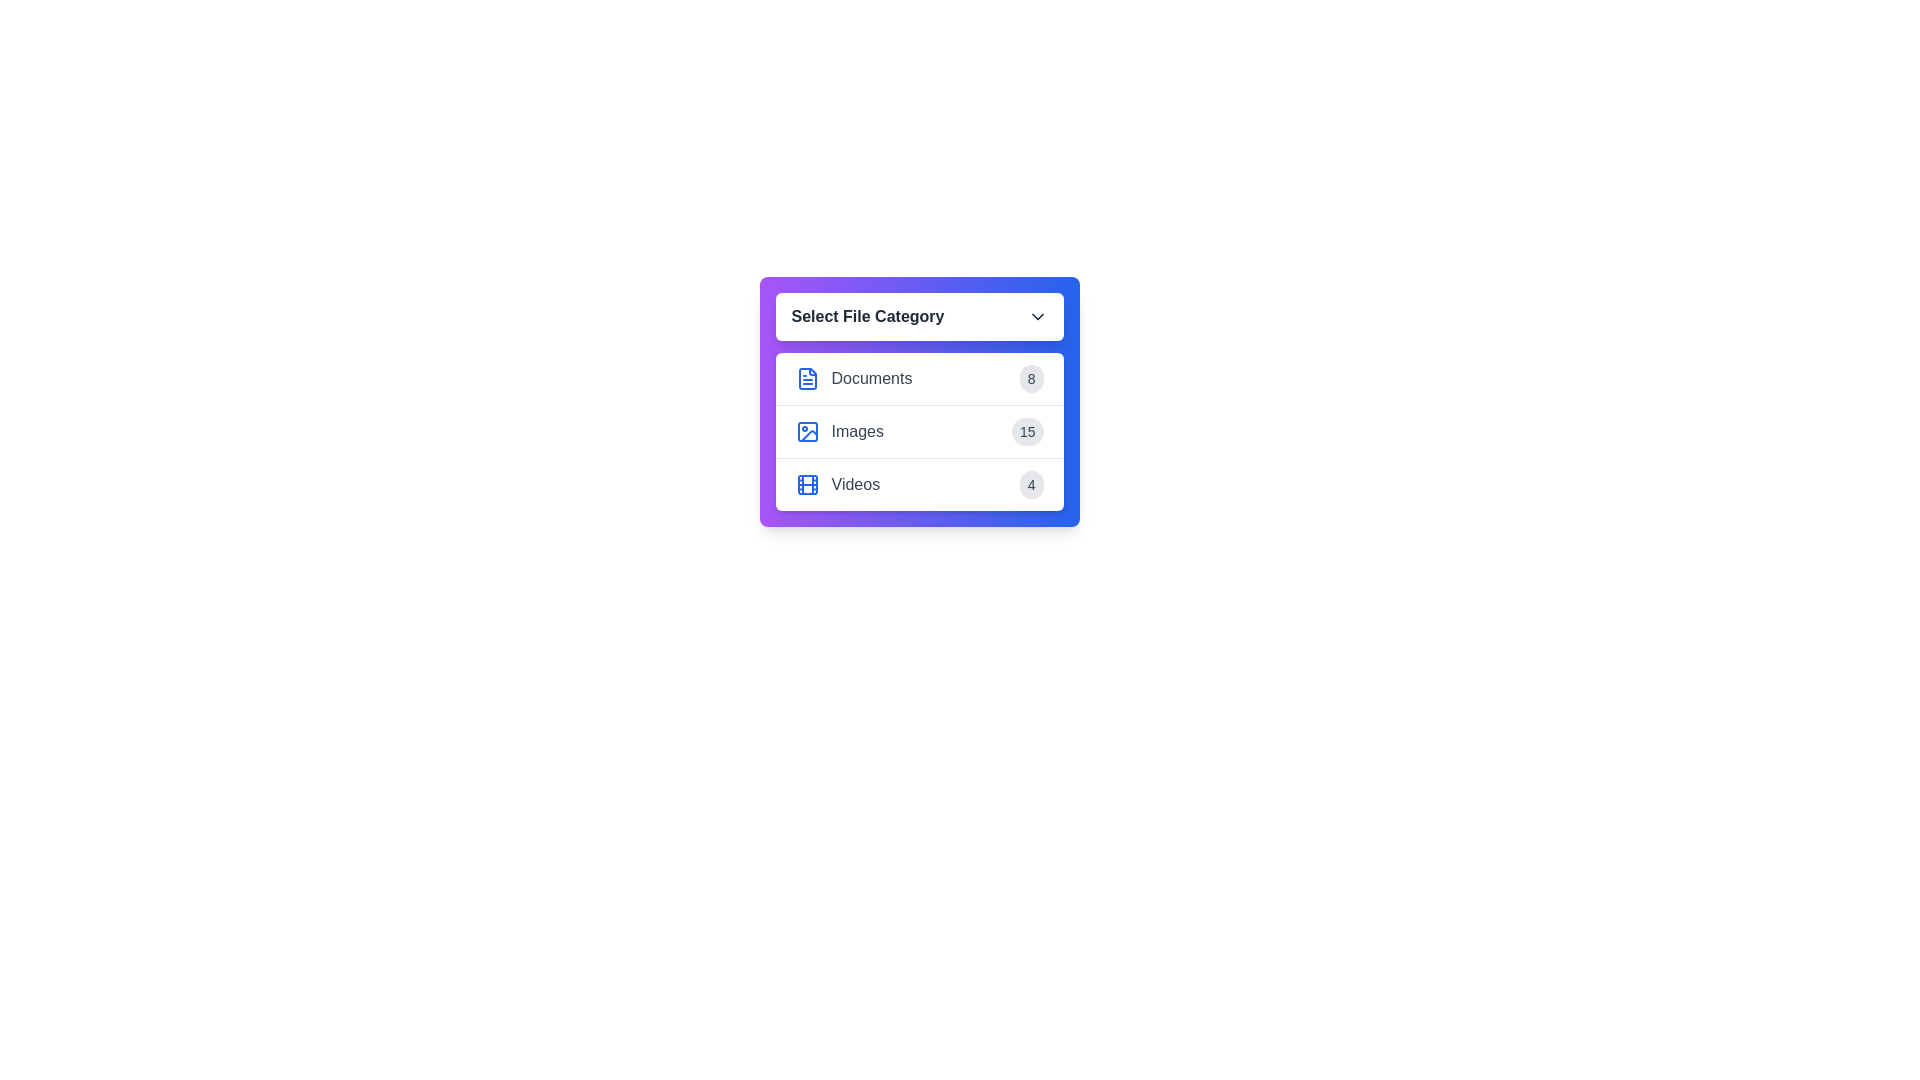 The width and height of the screenshot is (1920, 1080). What do you see at coordinates (918, 484) in the screenshot?
I see `the third selectable list item labeled 'Videos' with a counter '4', which is visually aligned to the left in its card-style frame` at bounding box center [918, 484].